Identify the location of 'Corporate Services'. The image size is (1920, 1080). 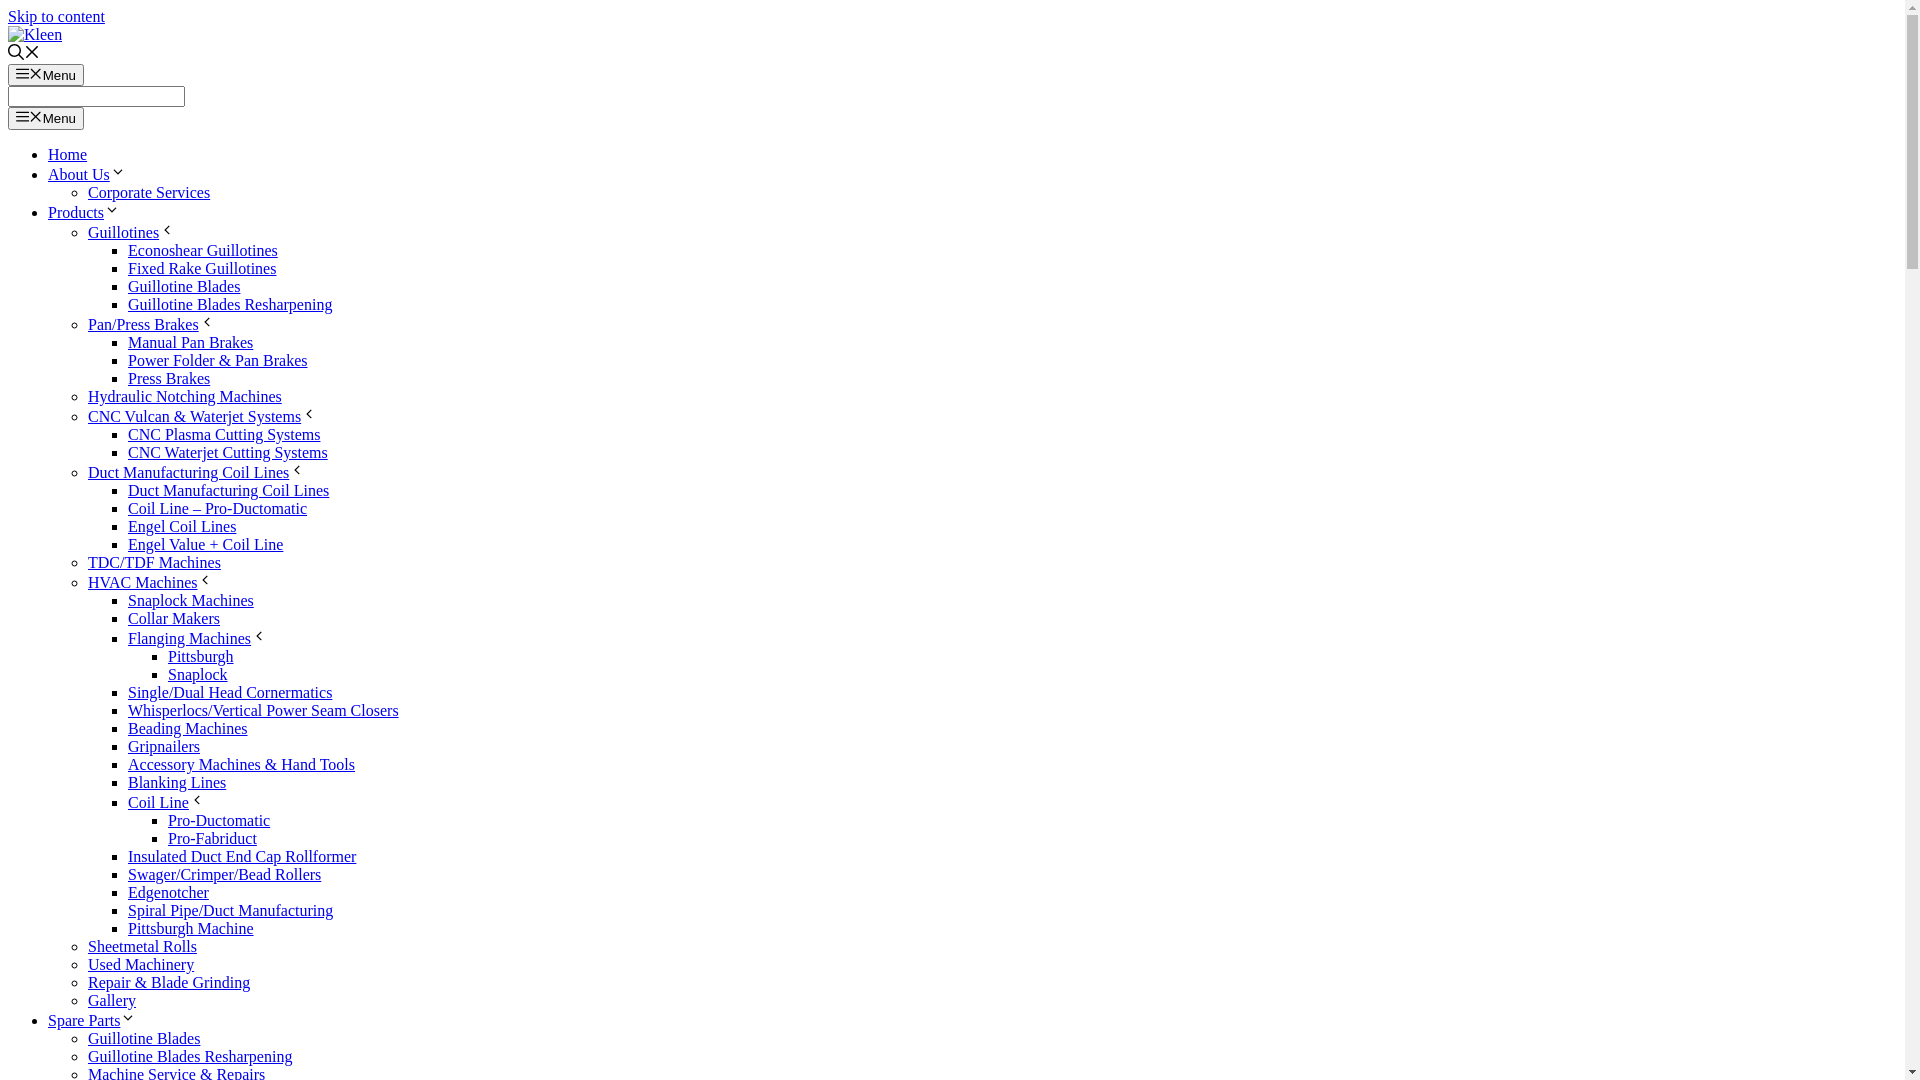
(147, 192).